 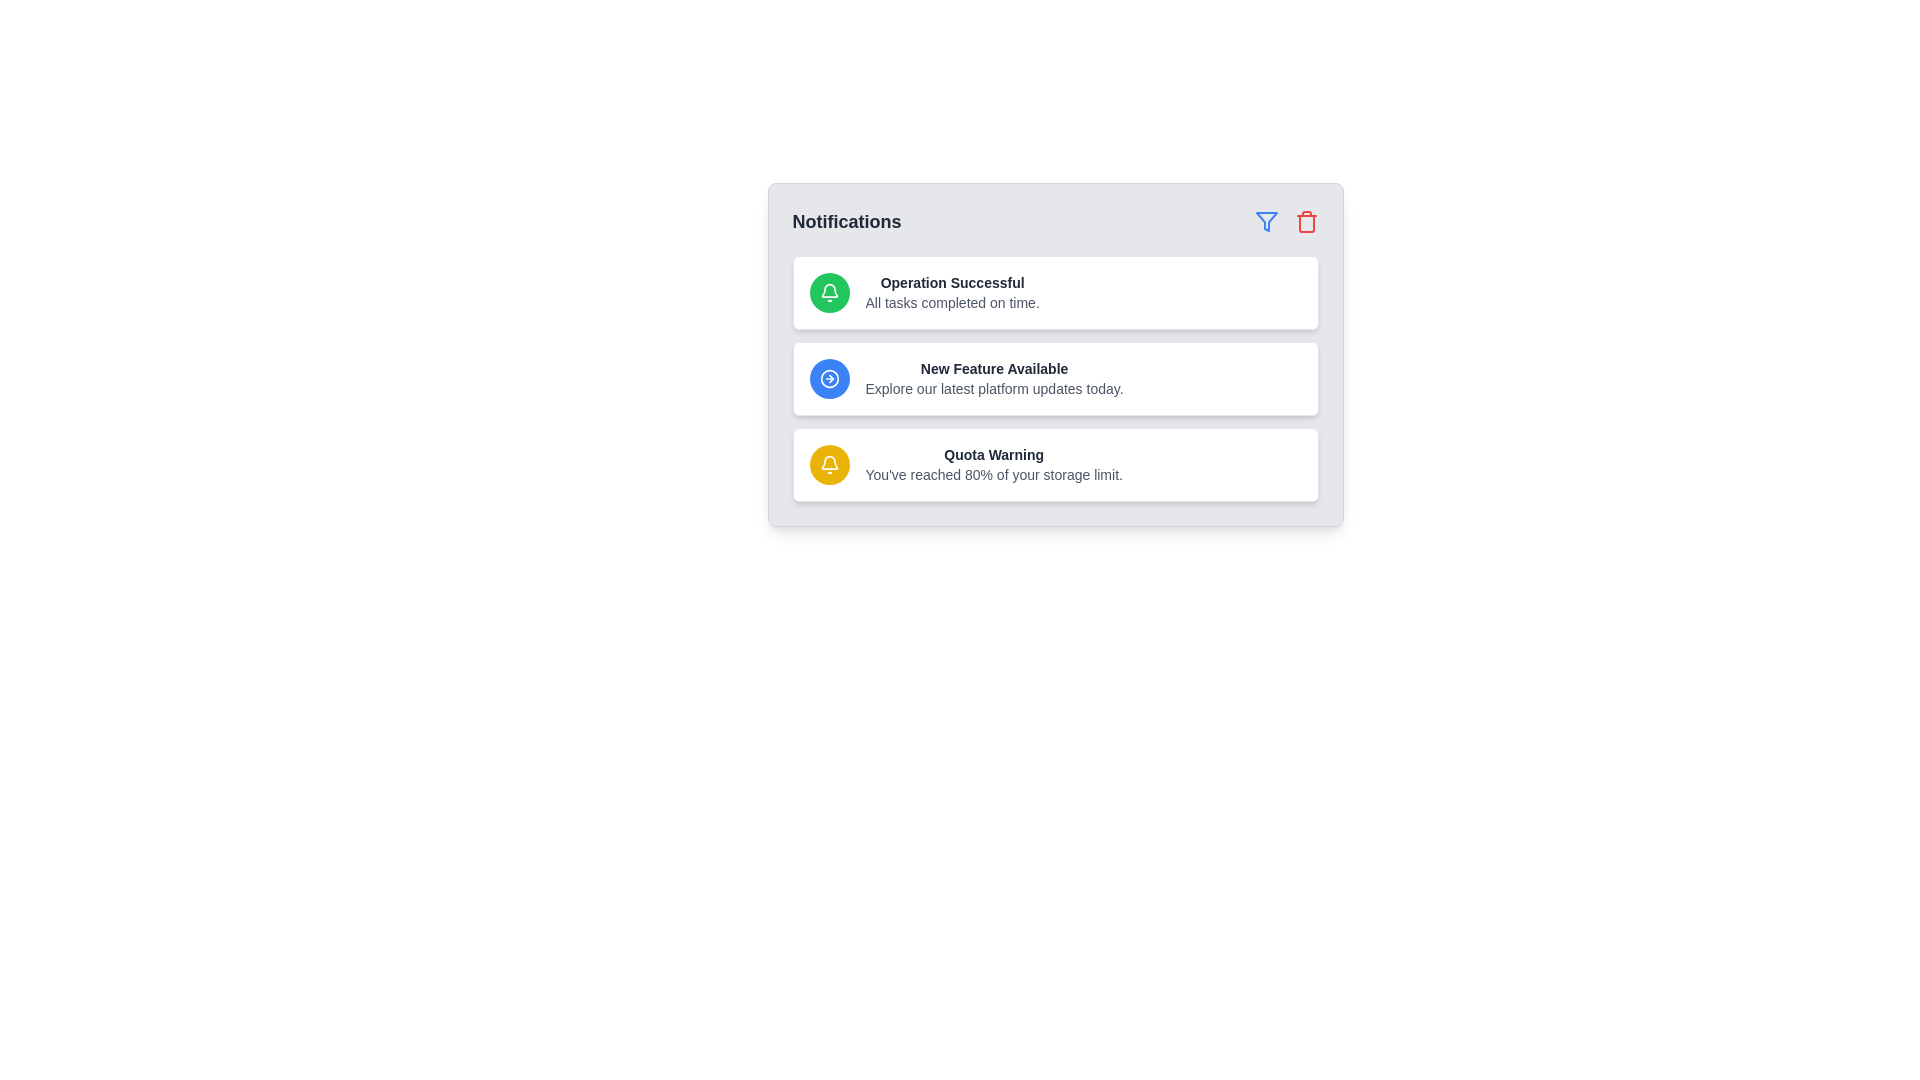 I want to click on the circular graphical icon with an arrow, located in the notification panel under the 'New Feature Available' notification, so click(x=829, y=378).